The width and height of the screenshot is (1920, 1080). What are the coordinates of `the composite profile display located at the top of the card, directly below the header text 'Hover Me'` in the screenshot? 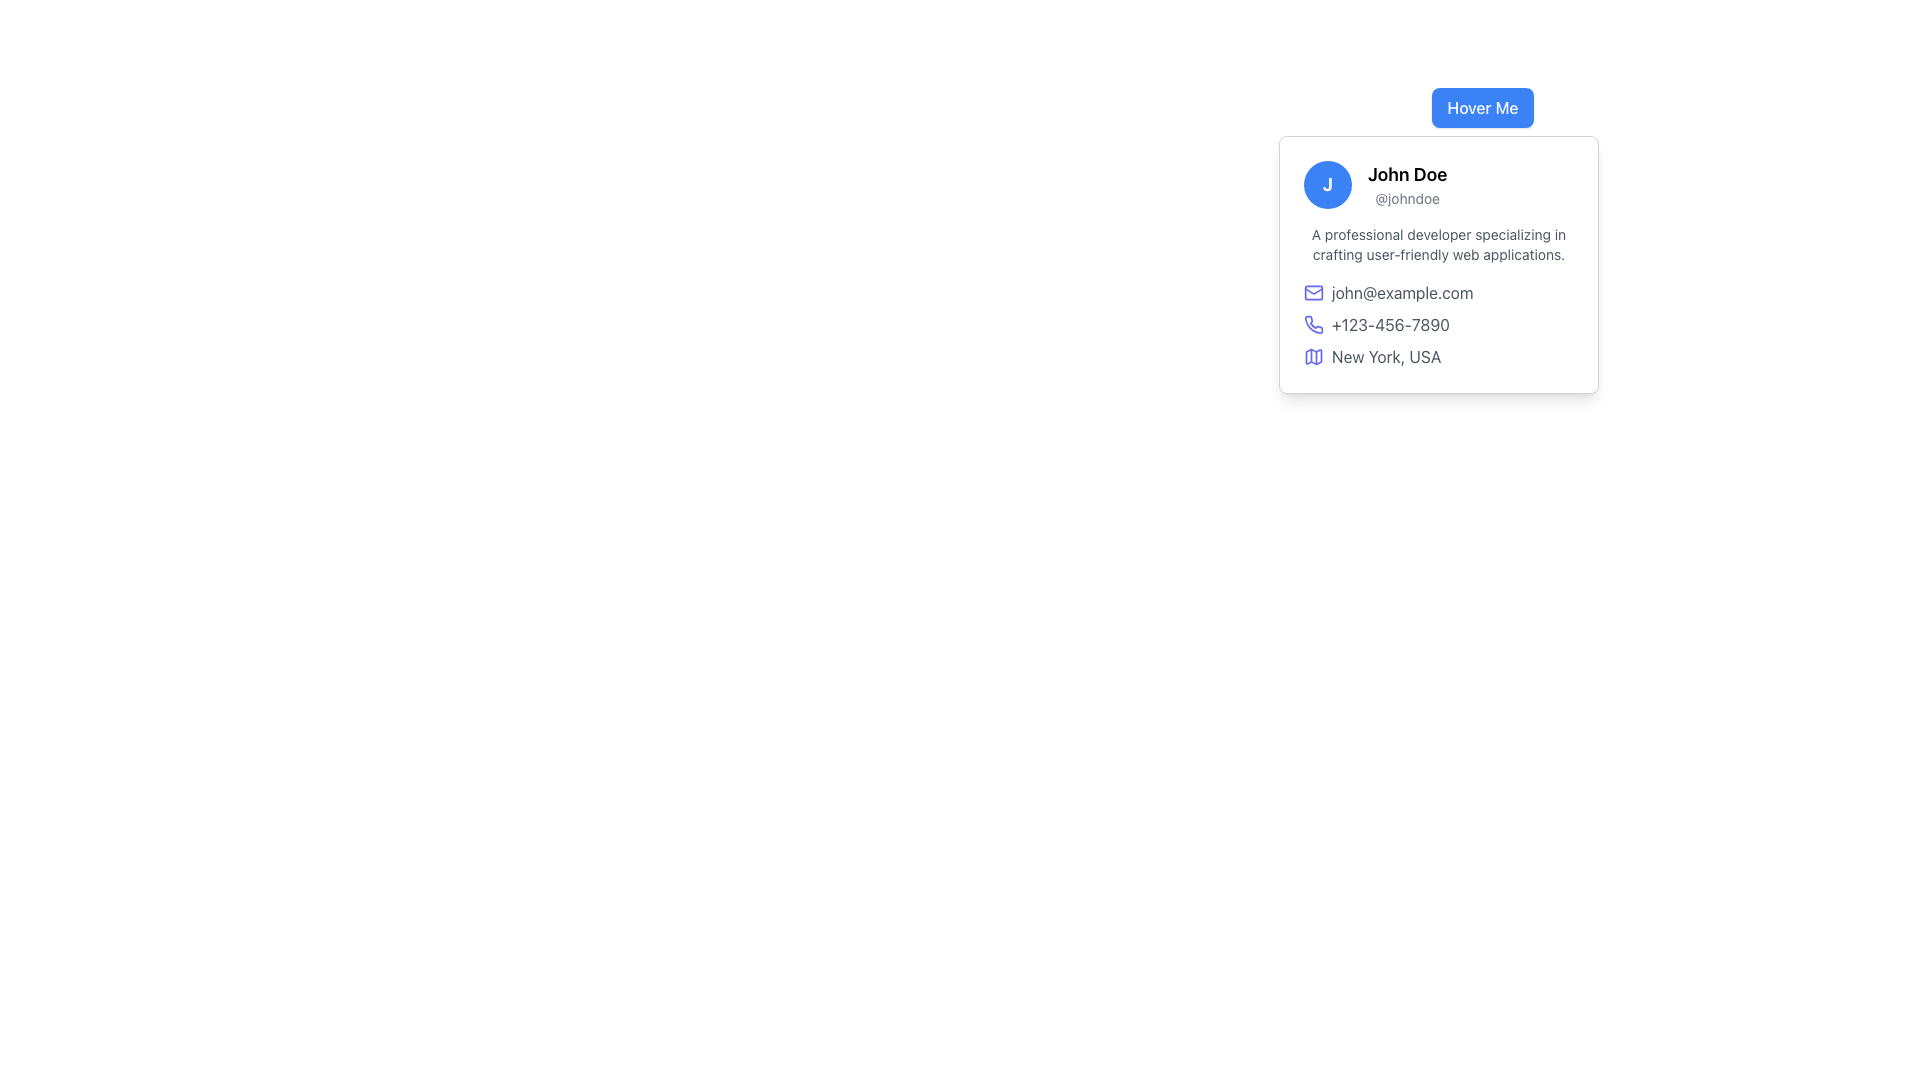 It's located at (1438, 185).